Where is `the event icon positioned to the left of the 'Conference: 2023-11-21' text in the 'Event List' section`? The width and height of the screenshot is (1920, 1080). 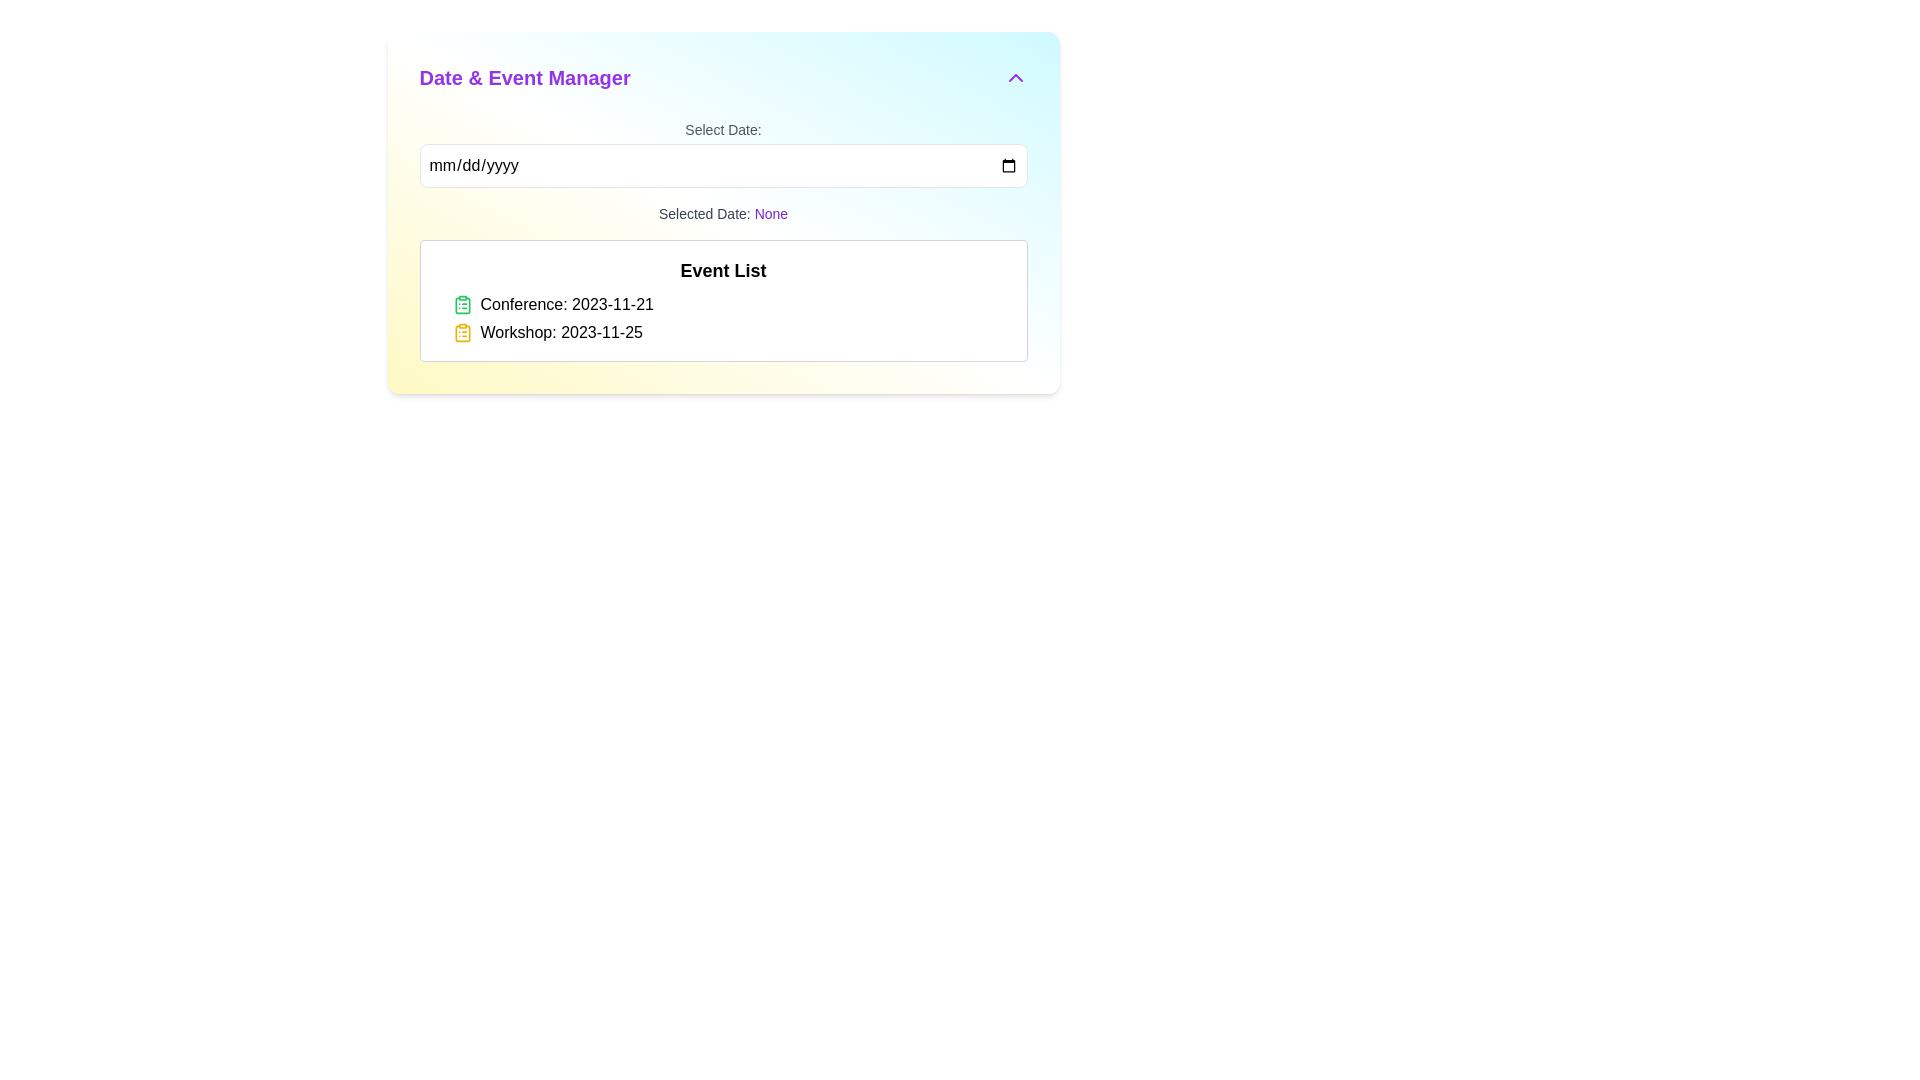
the event icon positioned to the left of the 'Conference: 2023-11-21' text in the 'Event List' section is located at coordinates (461, 304).